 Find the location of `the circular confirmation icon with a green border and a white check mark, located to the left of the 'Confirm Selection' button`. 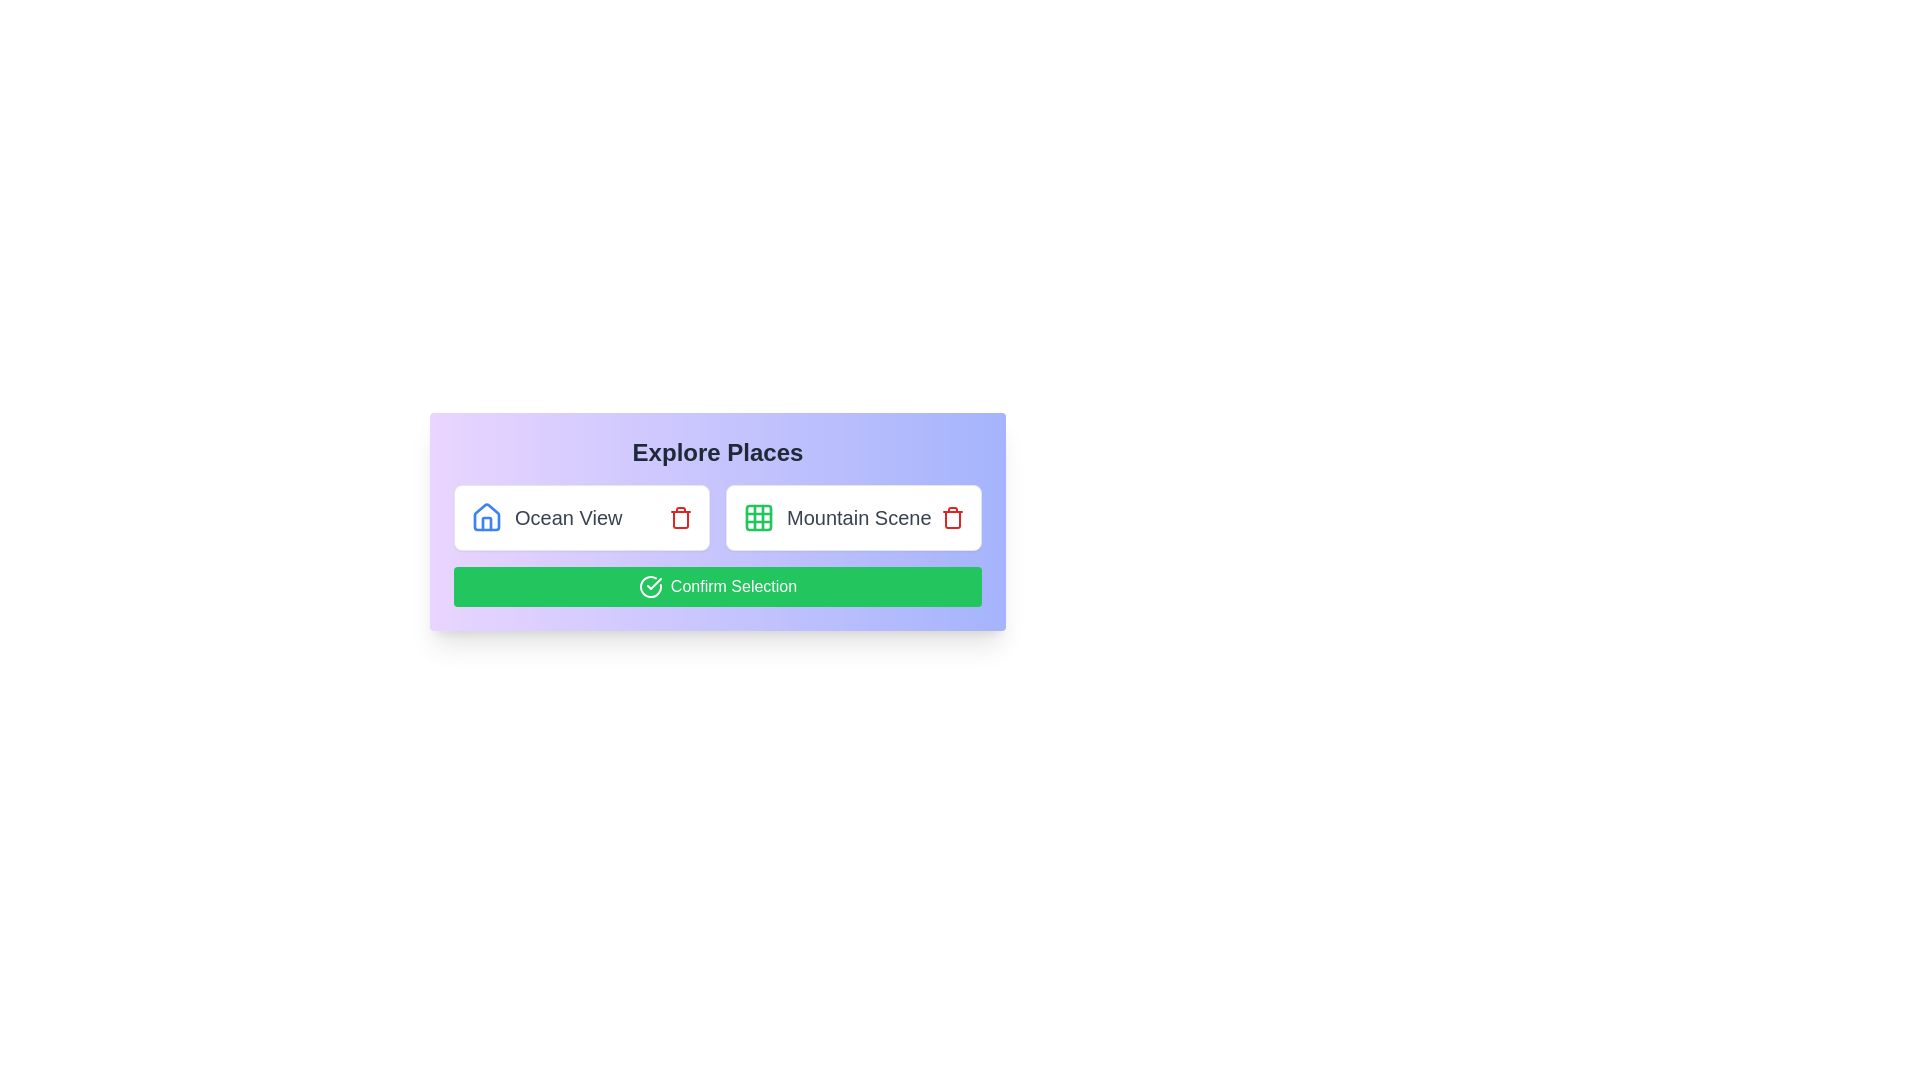

the circular confirmation icon with a green border and a white check mark, located to the left of the 'Confirm Selection' button is located at coordinates (650, 585).